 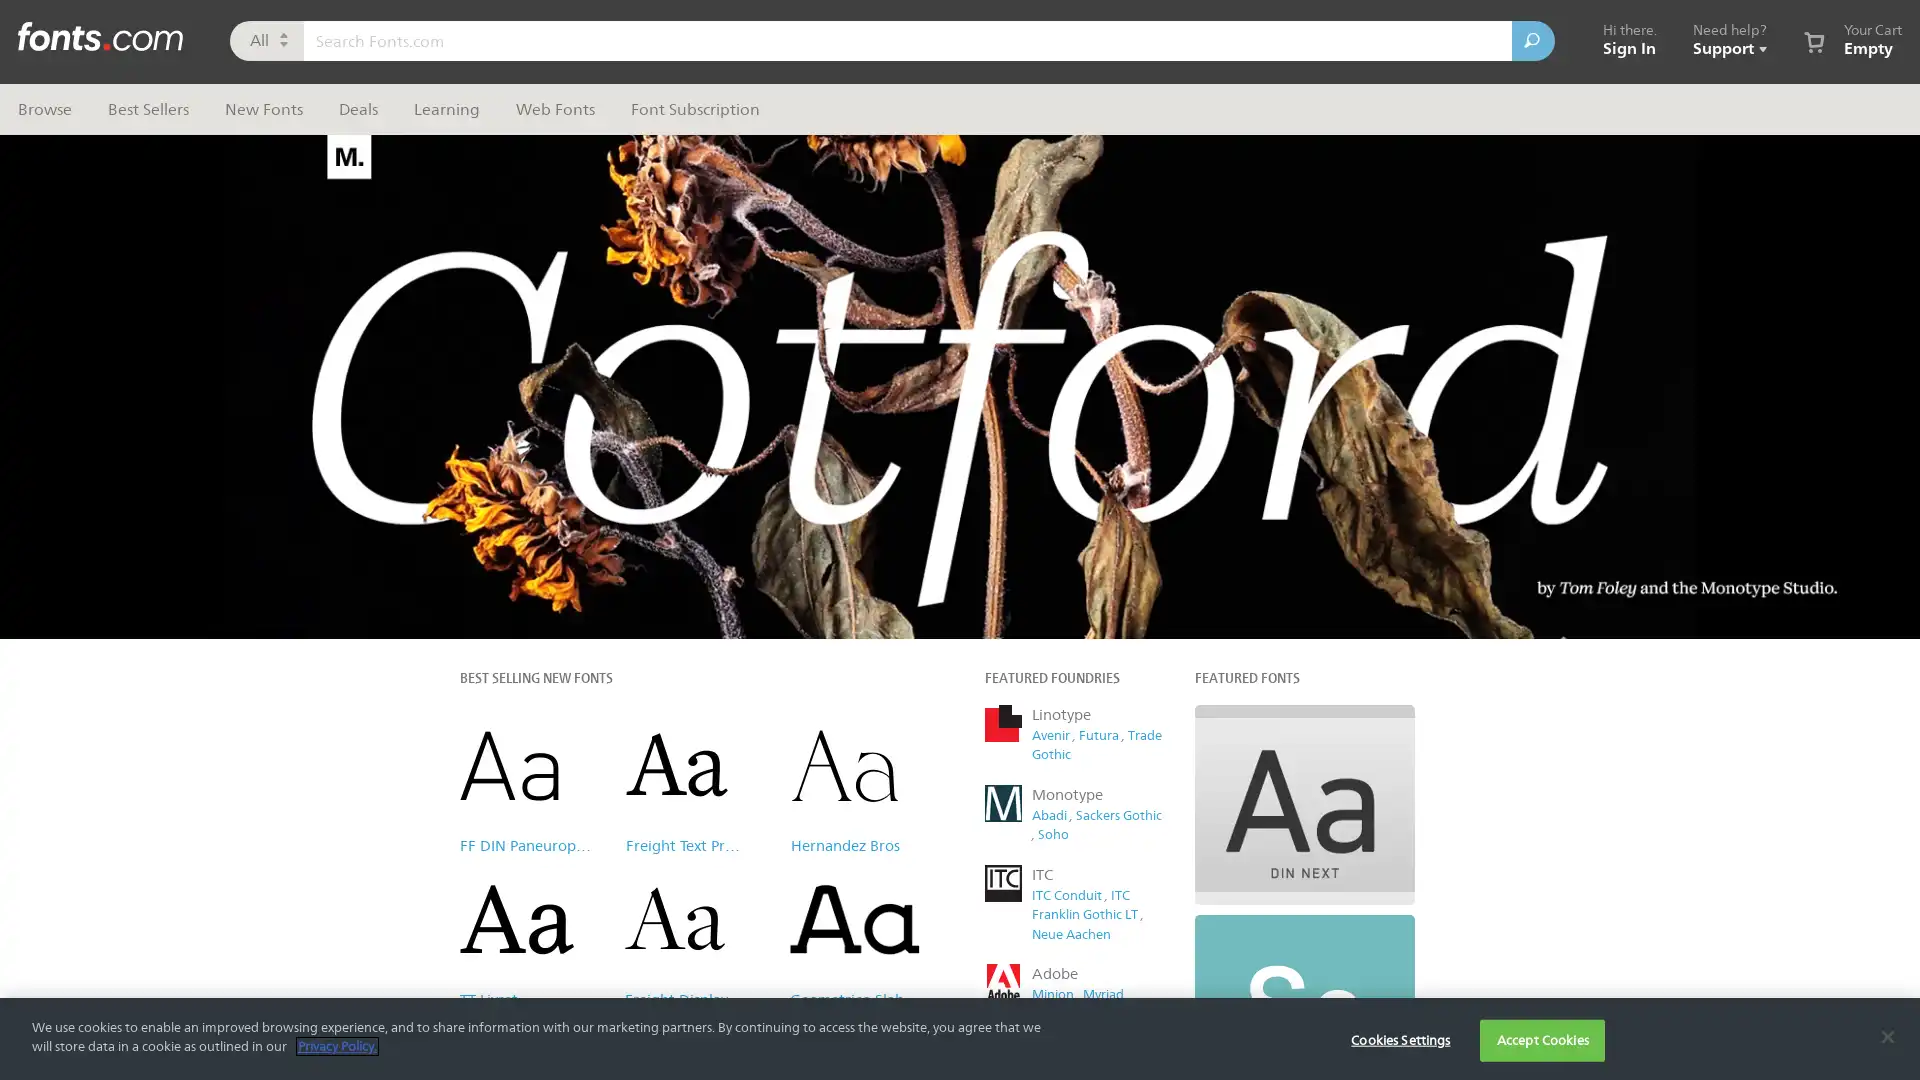 I want to click on Accept Cookies, so click(x=1541, y=1039).